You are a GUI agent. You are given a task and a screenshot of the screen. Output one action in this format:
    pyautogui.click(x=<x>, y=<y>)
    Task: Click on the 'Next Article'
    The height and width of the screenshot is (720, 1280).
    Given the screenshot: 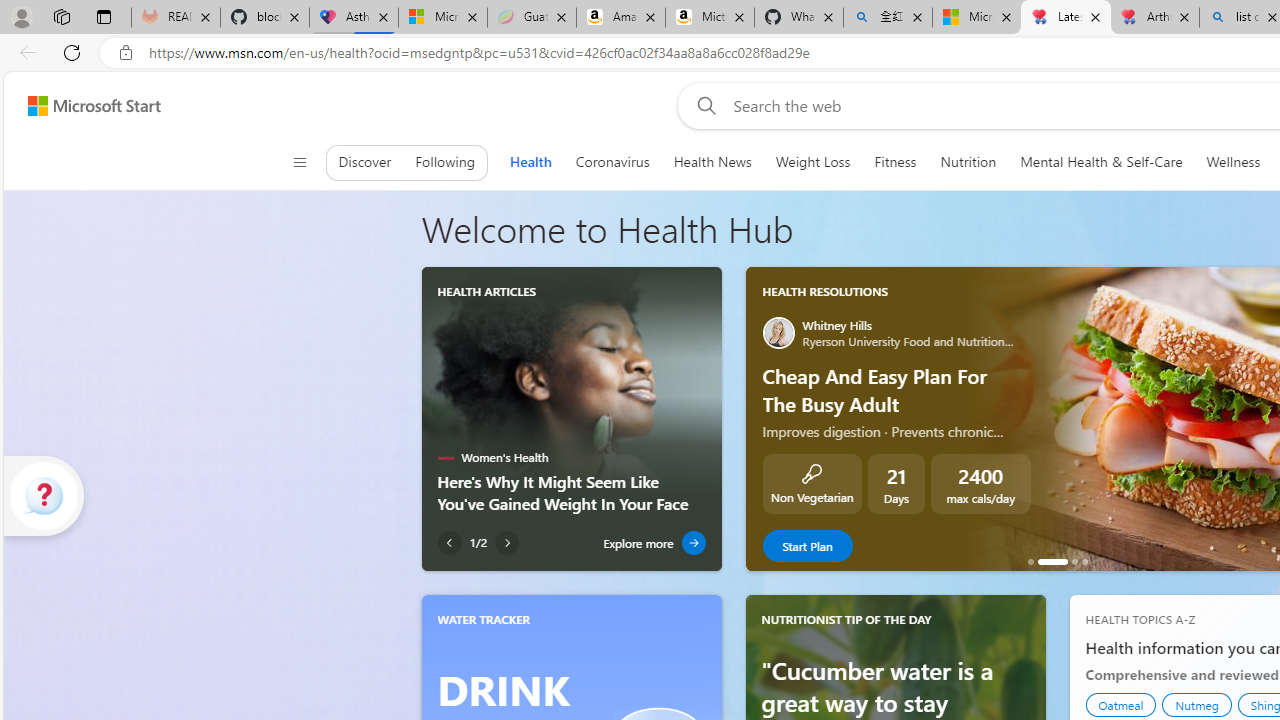 What is the action you would take?
    pyautogui.click(x=507, y=543)
    